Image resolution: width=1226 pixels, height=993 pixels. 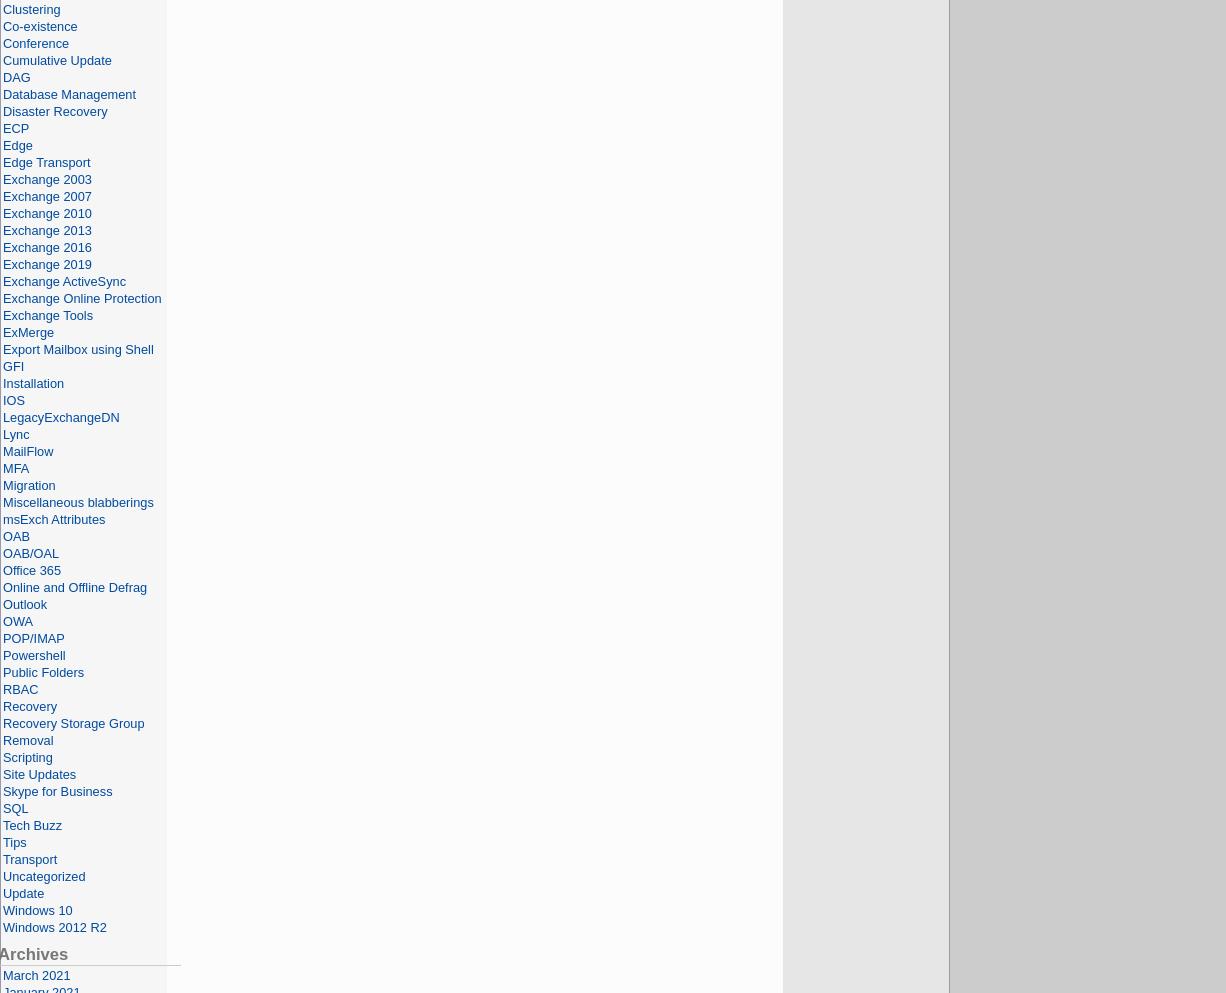 What do you see at coordinates (46, 229) in the screenshot?
I see `'Exchange 2013'` at bounding box center [46, 229].